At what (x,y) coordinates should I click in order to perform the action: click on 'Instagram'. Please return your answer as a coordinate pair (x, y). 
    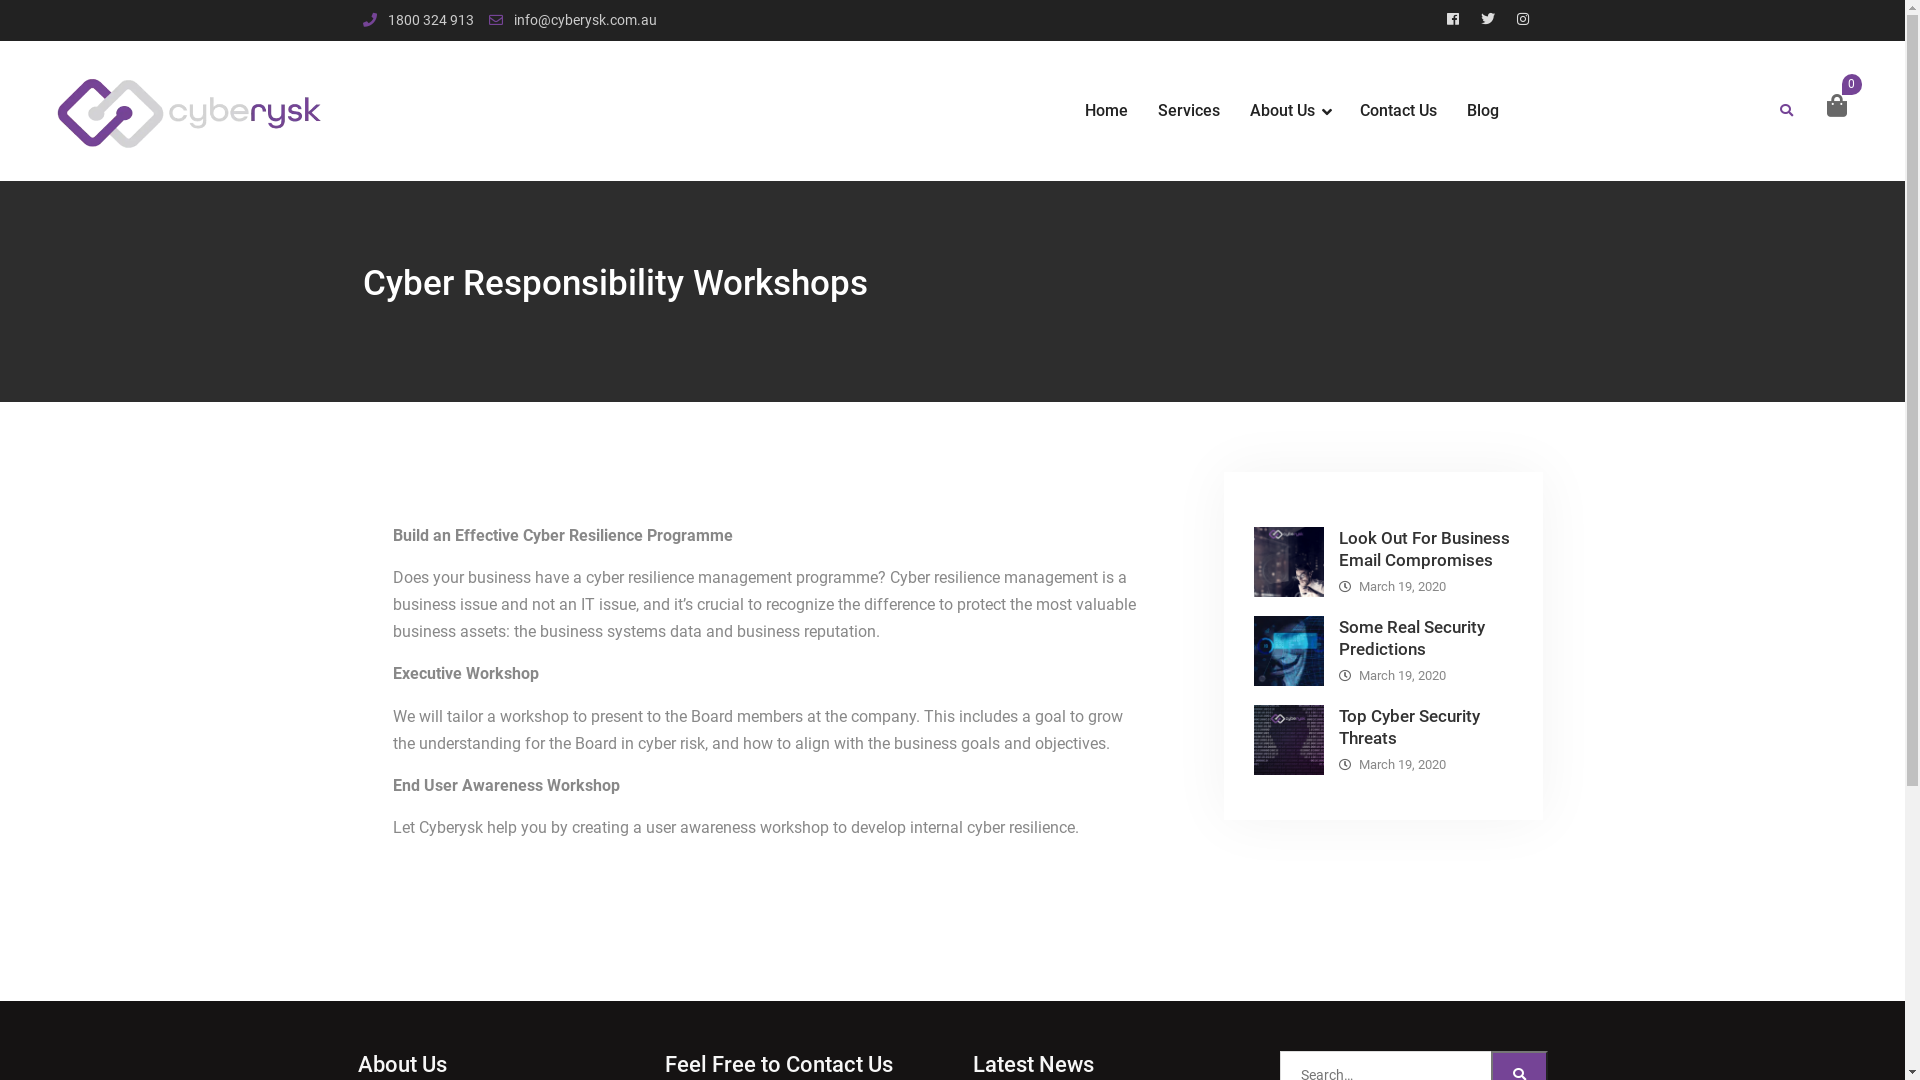
    Looking at the image, I should click on (1507, 19).